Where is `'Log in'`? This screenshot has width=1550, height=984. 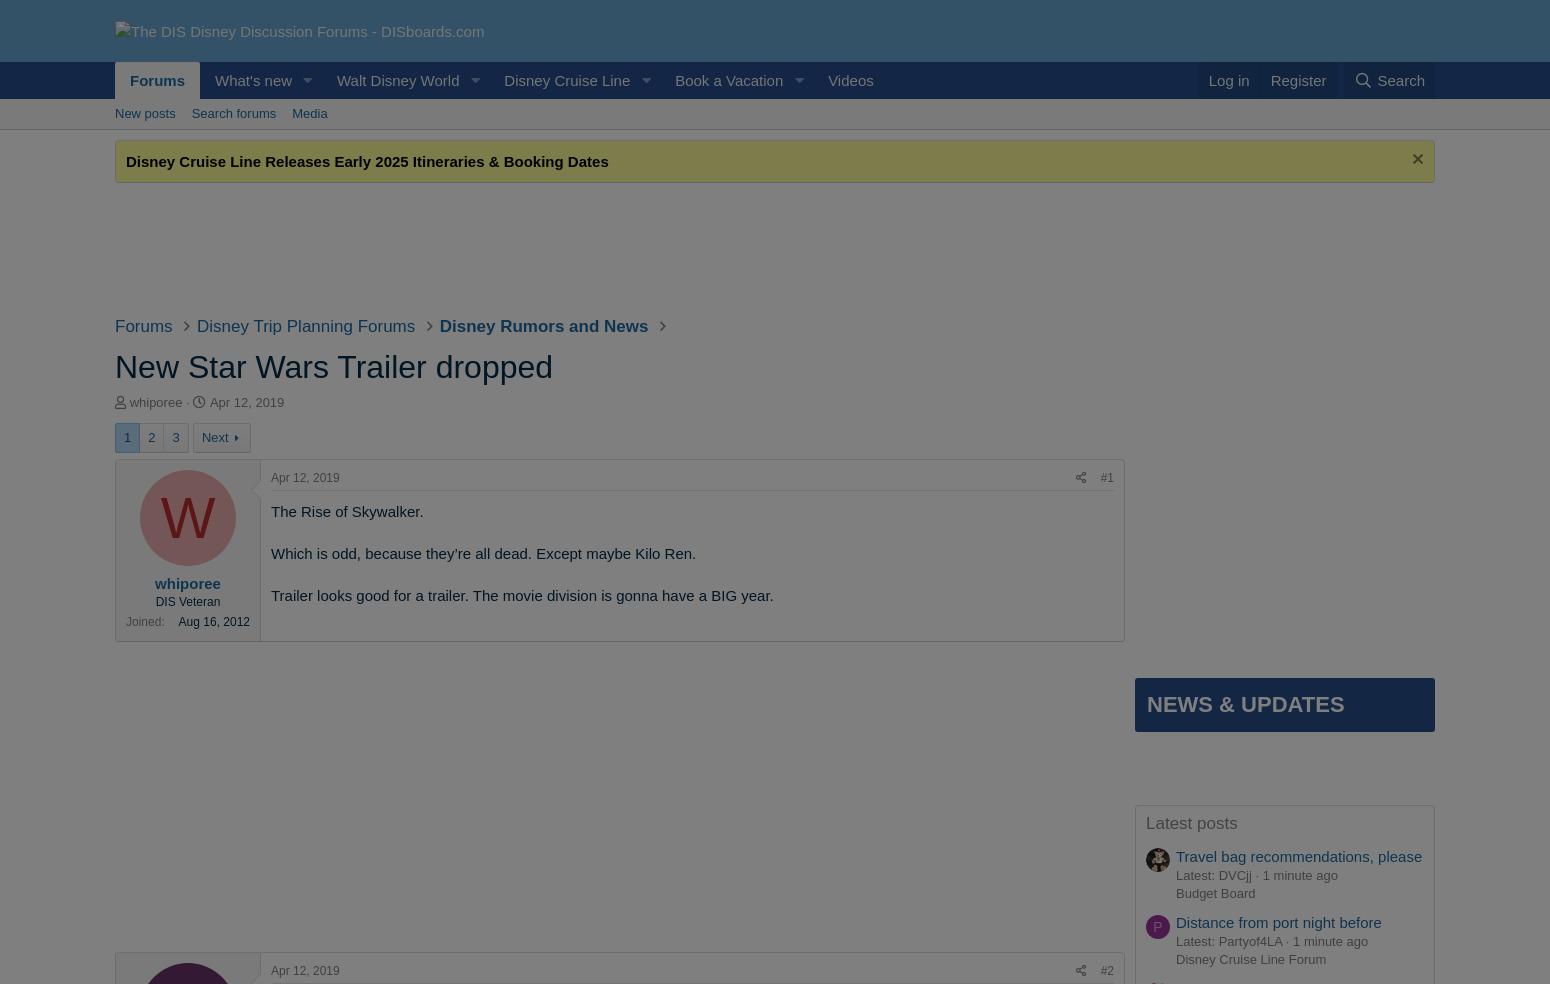
'Log in' is located at coordinates (1228, 79).